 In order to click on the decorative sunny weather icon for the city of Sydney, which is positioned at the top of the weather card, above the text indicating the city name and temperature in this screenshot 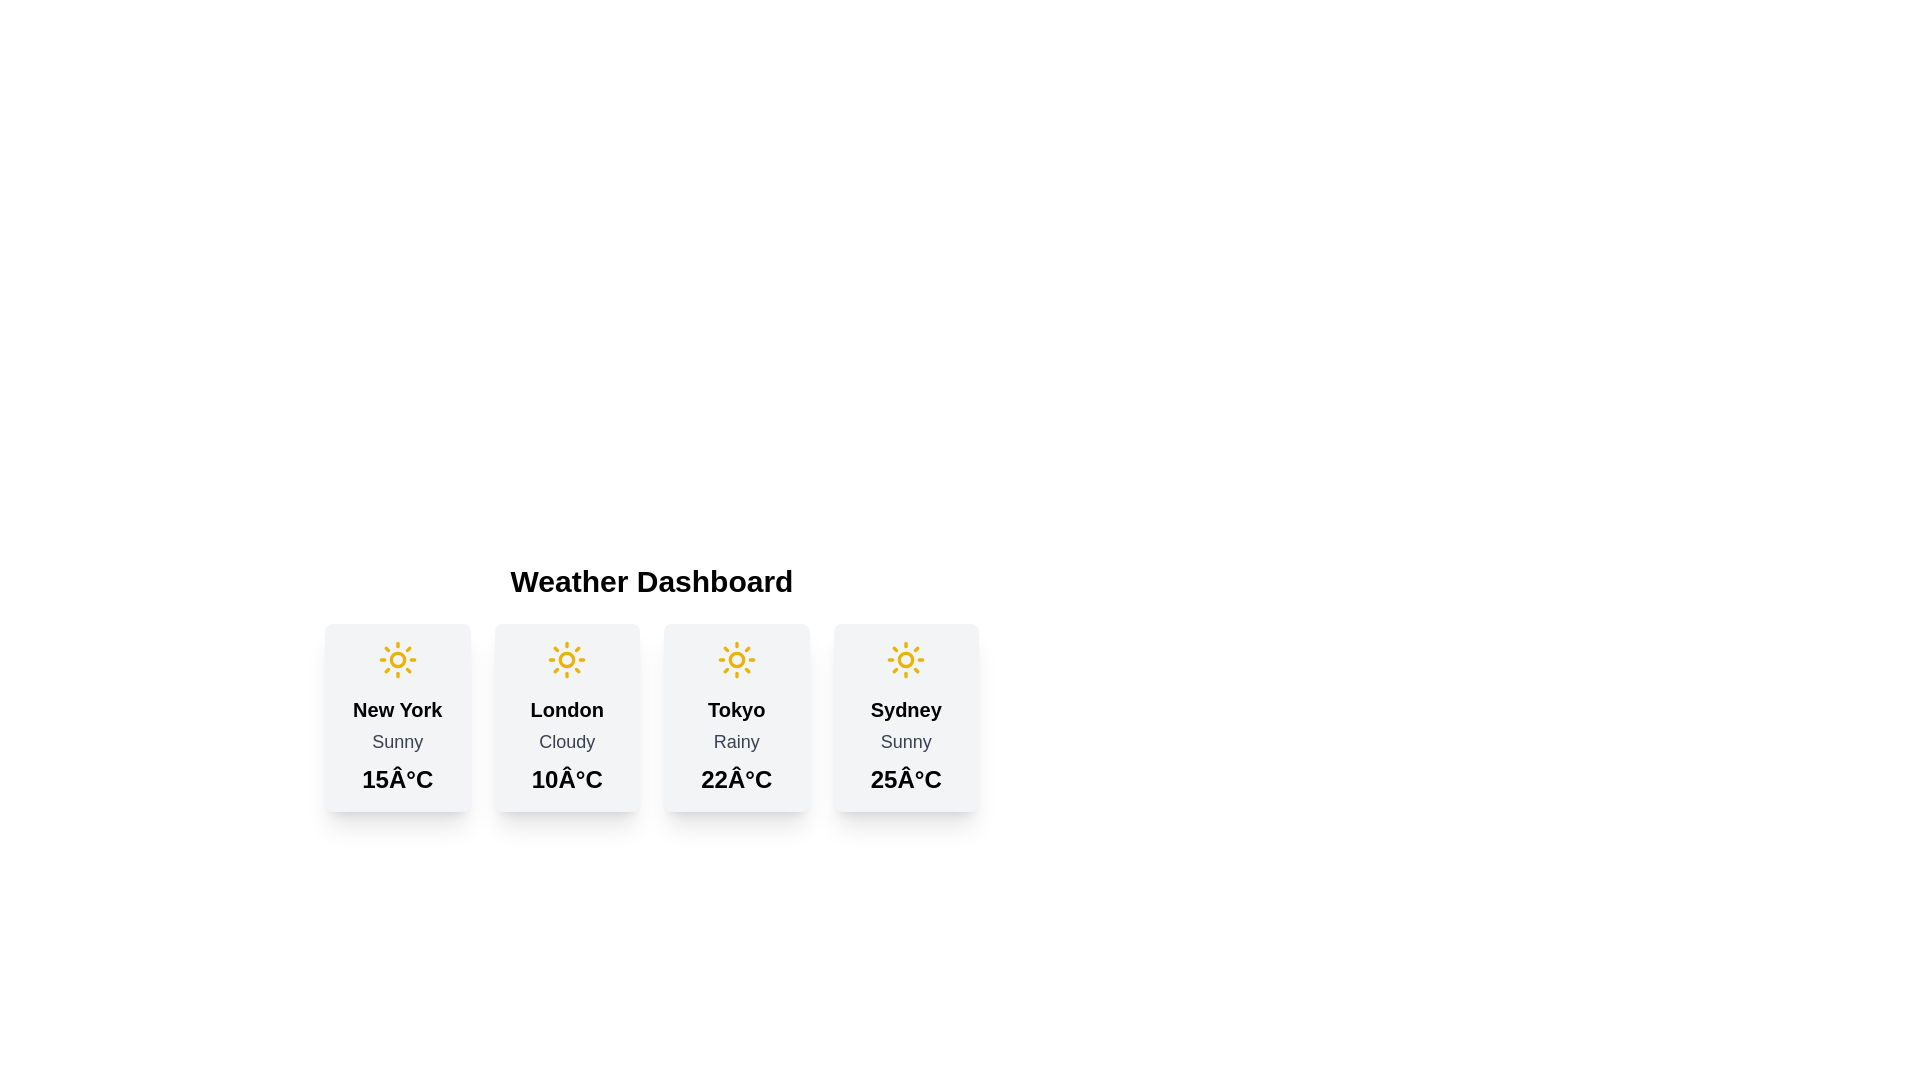, I will do `click(905, 659)`.